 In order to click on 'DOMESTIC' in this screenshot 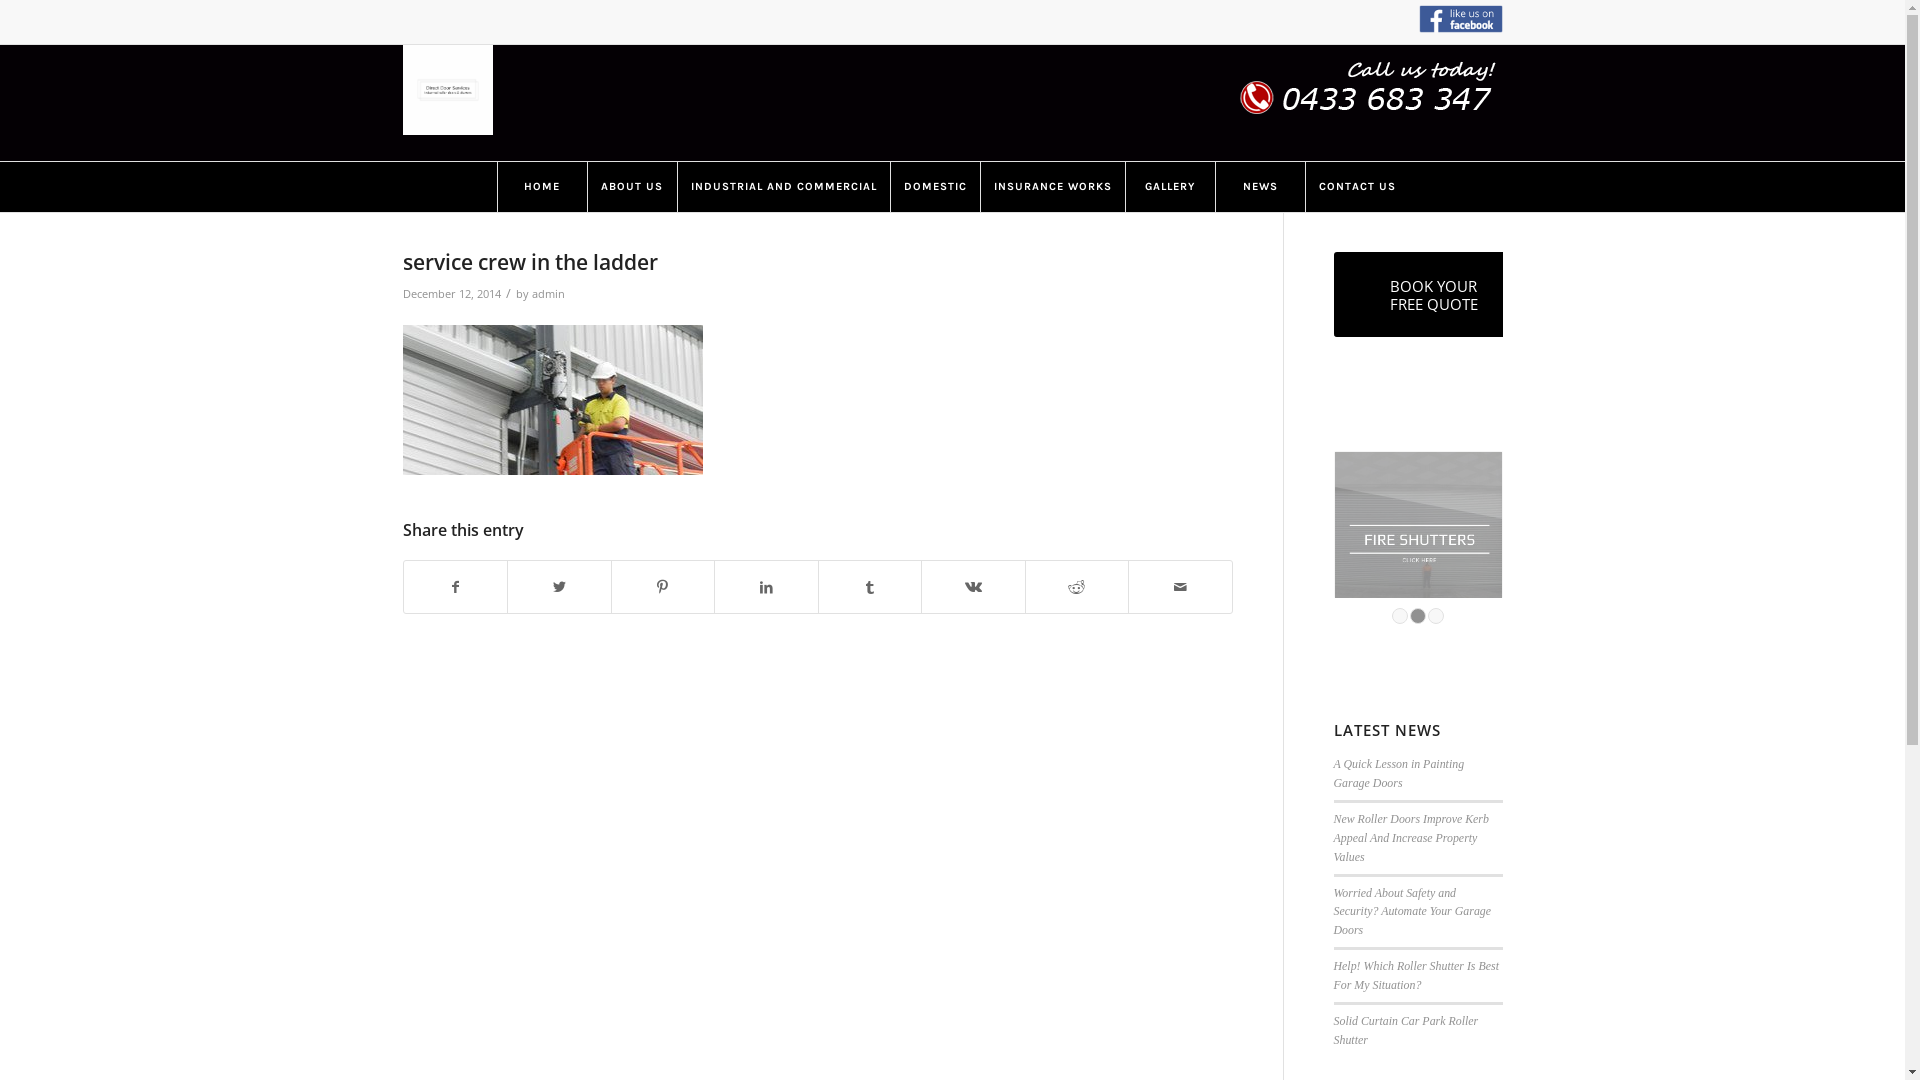, I will do `click(934, 186)`.